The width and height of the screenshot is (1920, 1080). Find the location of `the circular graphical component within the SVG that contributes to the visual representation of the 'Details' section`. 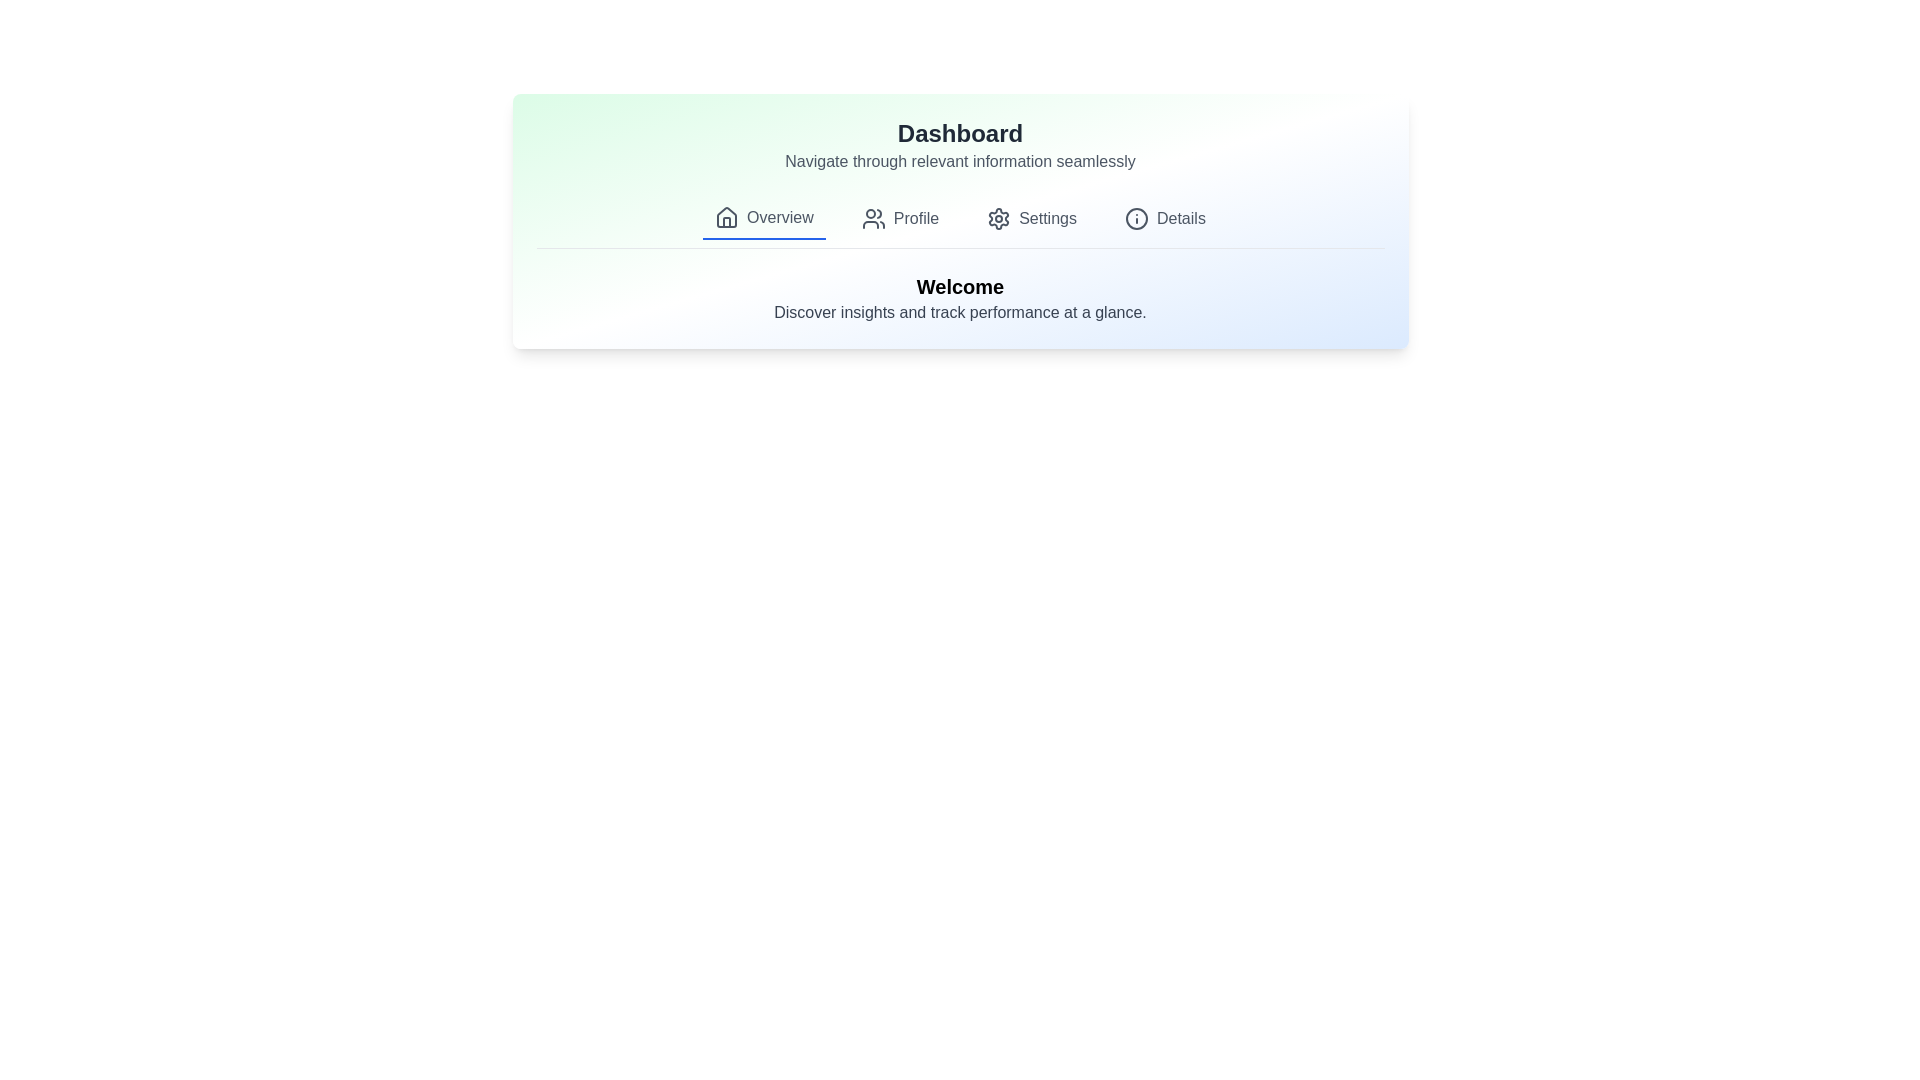

the circular graphical component within the SVG that contributes to the visual representation of the 'Details' section is located at coordinates (1137, 219).